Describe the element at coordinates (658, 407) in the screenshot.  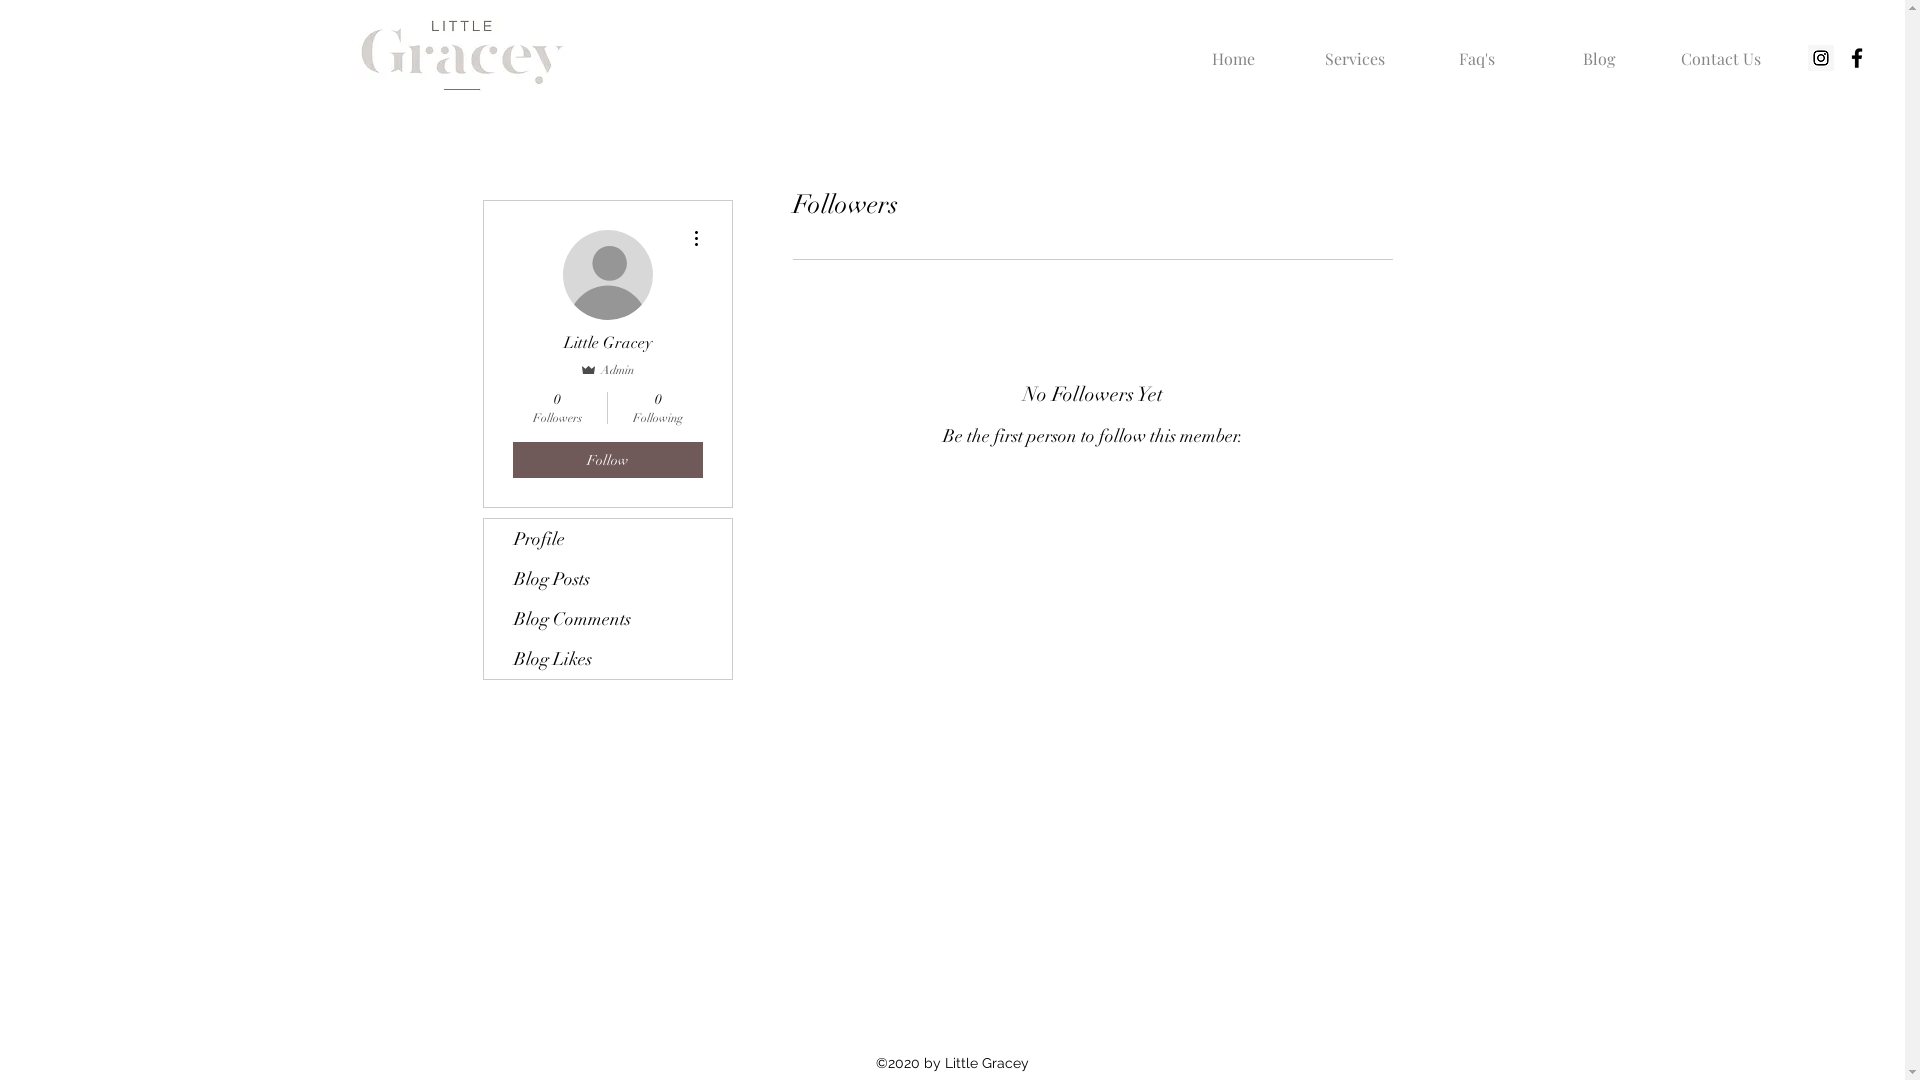
I see `'0` at that location.